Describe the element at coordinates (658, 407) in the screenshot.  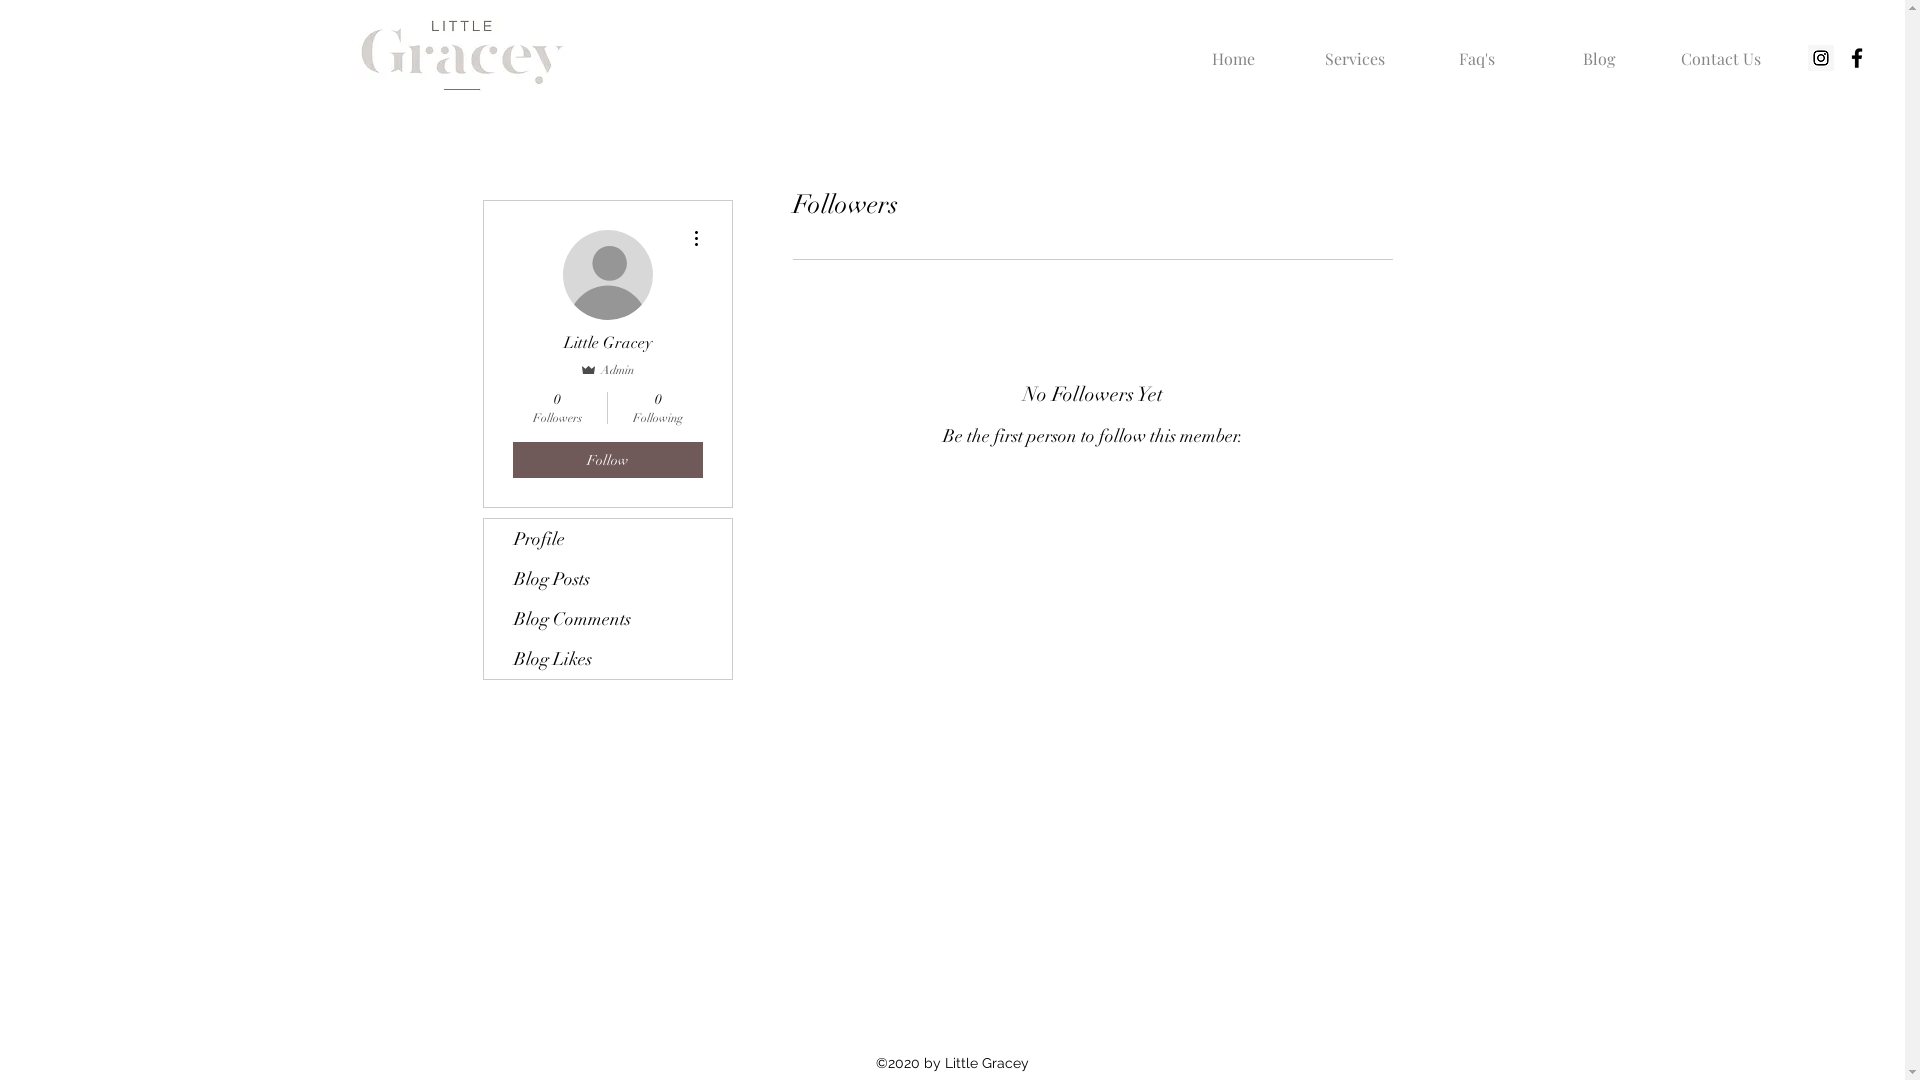
I see `'0` at that location.